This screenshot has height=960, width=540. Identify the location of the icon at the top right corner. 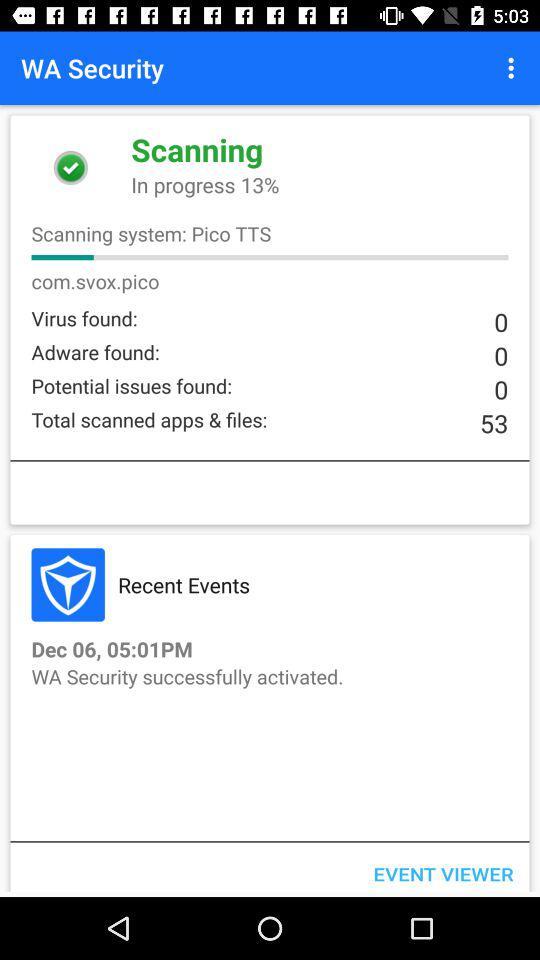
(513, 68).